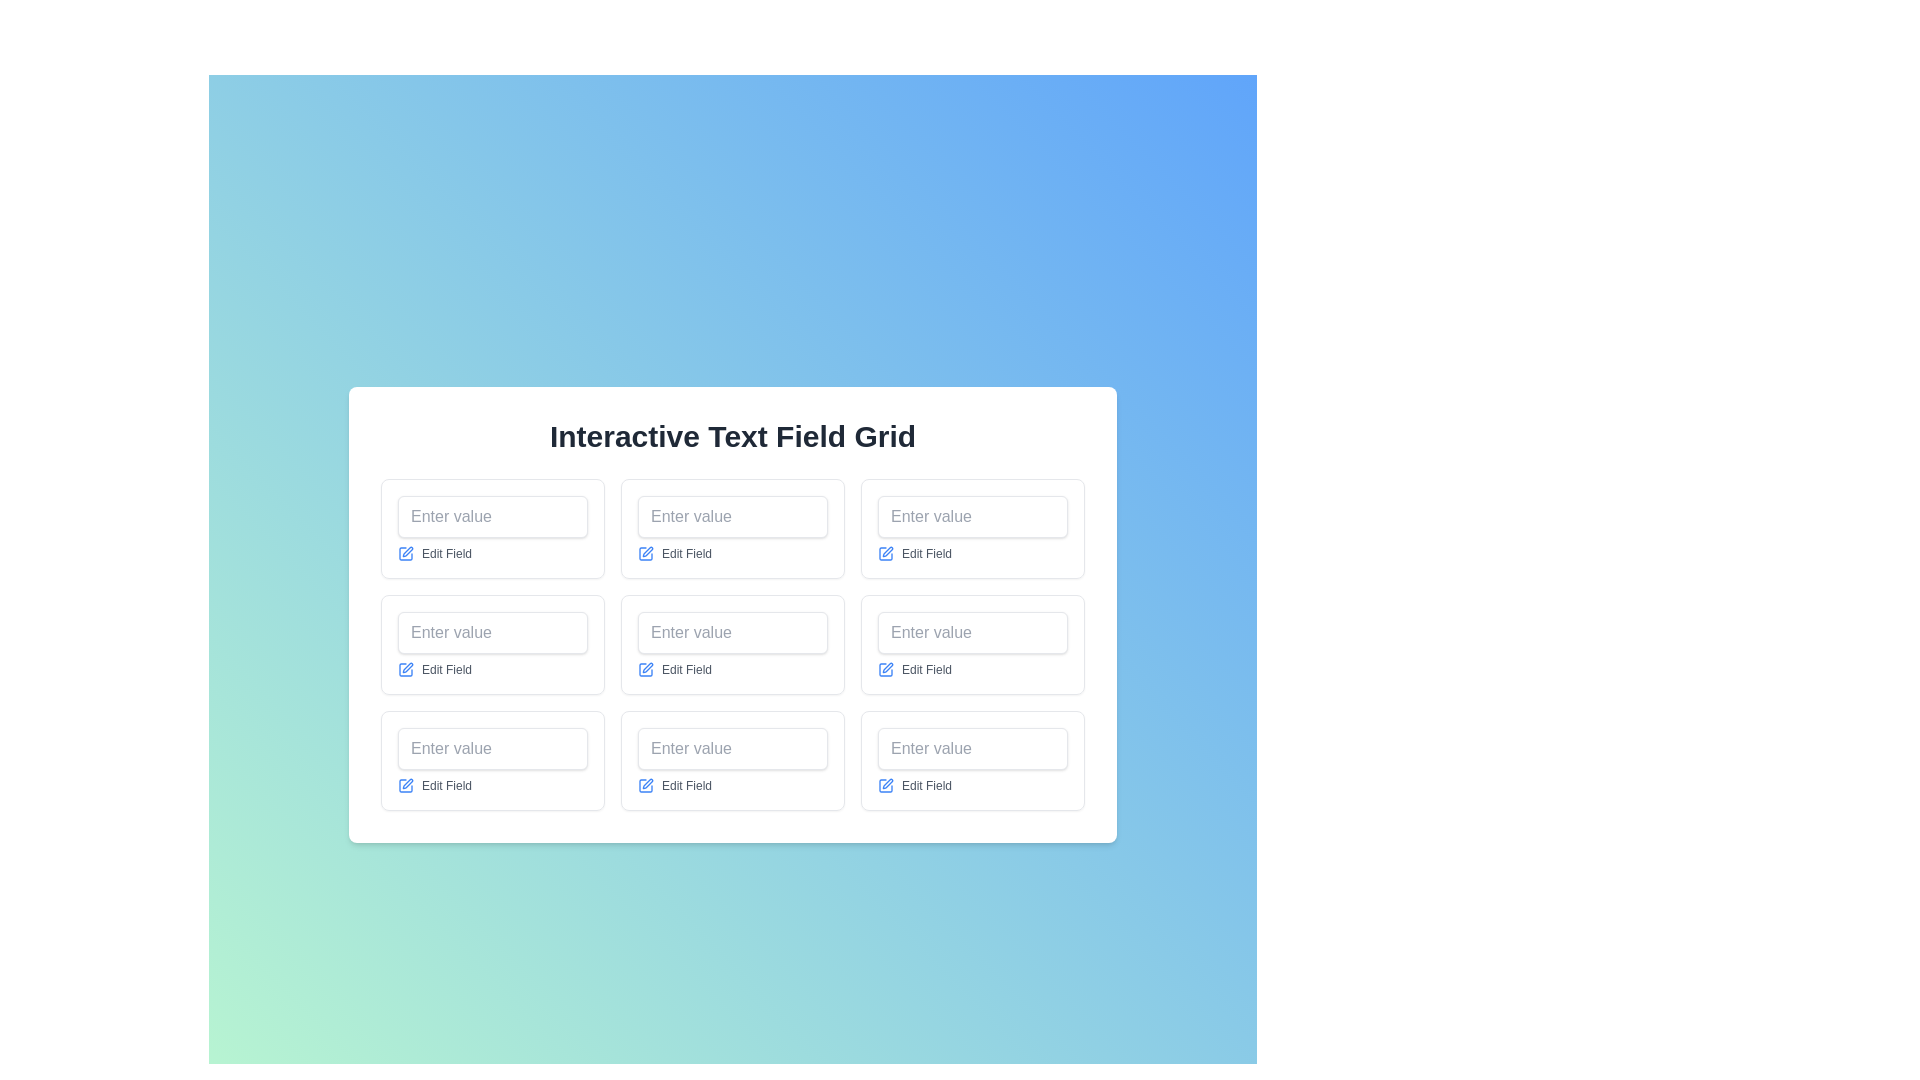 The image size is (1920, 1080). I want to click on the sixth edit icon in the bottom right corner of the grid, so click(887, 667).